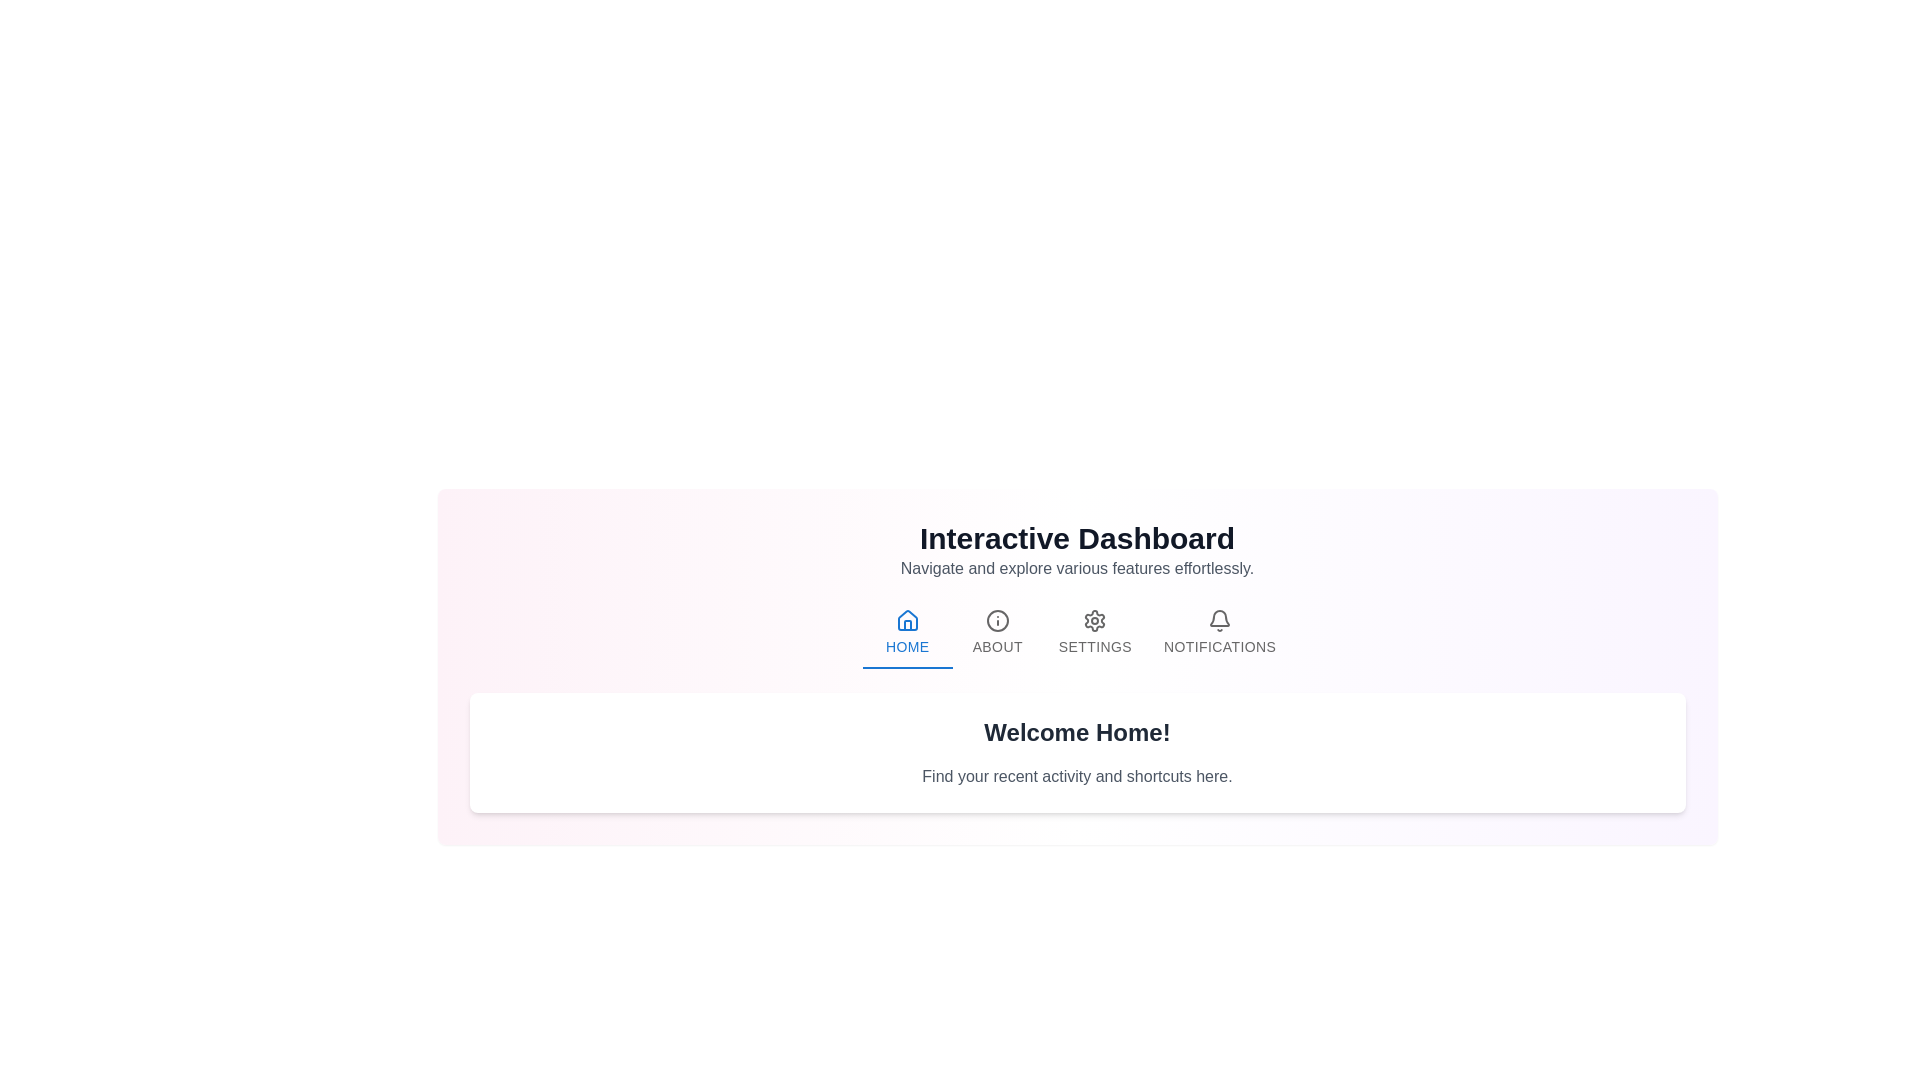 This screenshot has width=1920, height=1080. What do you see at coordinates (1218, 632) in the screenshot?
I see `the fourth navigation tab located to the right of the 'Settings' tab` at bounding box center [1218, 632].